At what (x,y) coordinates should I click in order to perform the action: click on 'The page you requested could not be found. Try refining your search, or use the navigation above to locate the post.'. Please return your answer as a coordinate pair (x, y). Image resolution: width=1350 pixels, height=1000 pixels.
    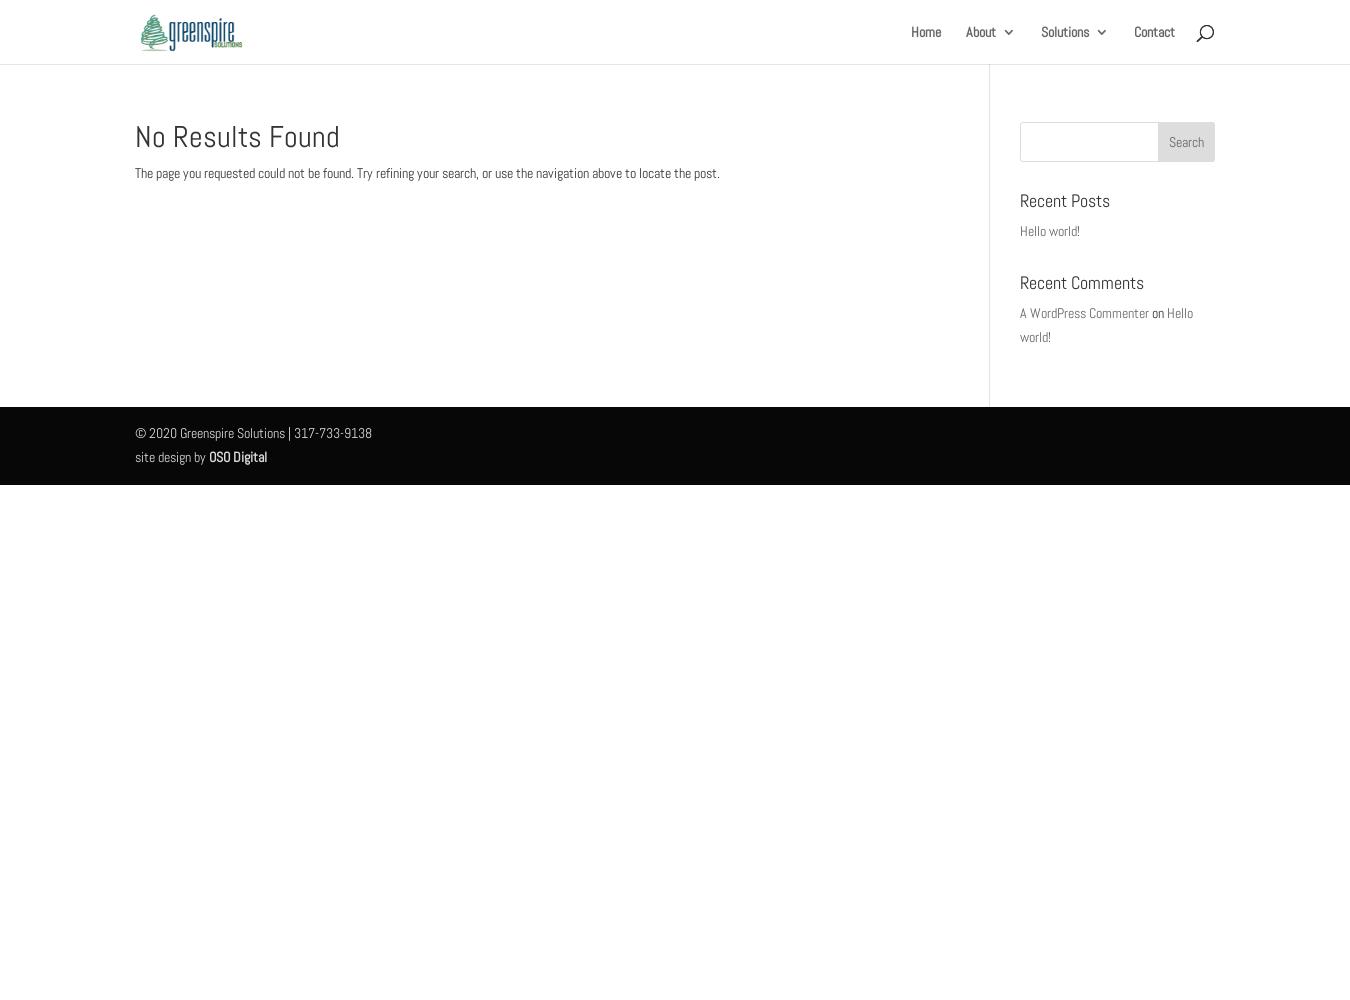
    Looking at the image, I should click on (427, 173).